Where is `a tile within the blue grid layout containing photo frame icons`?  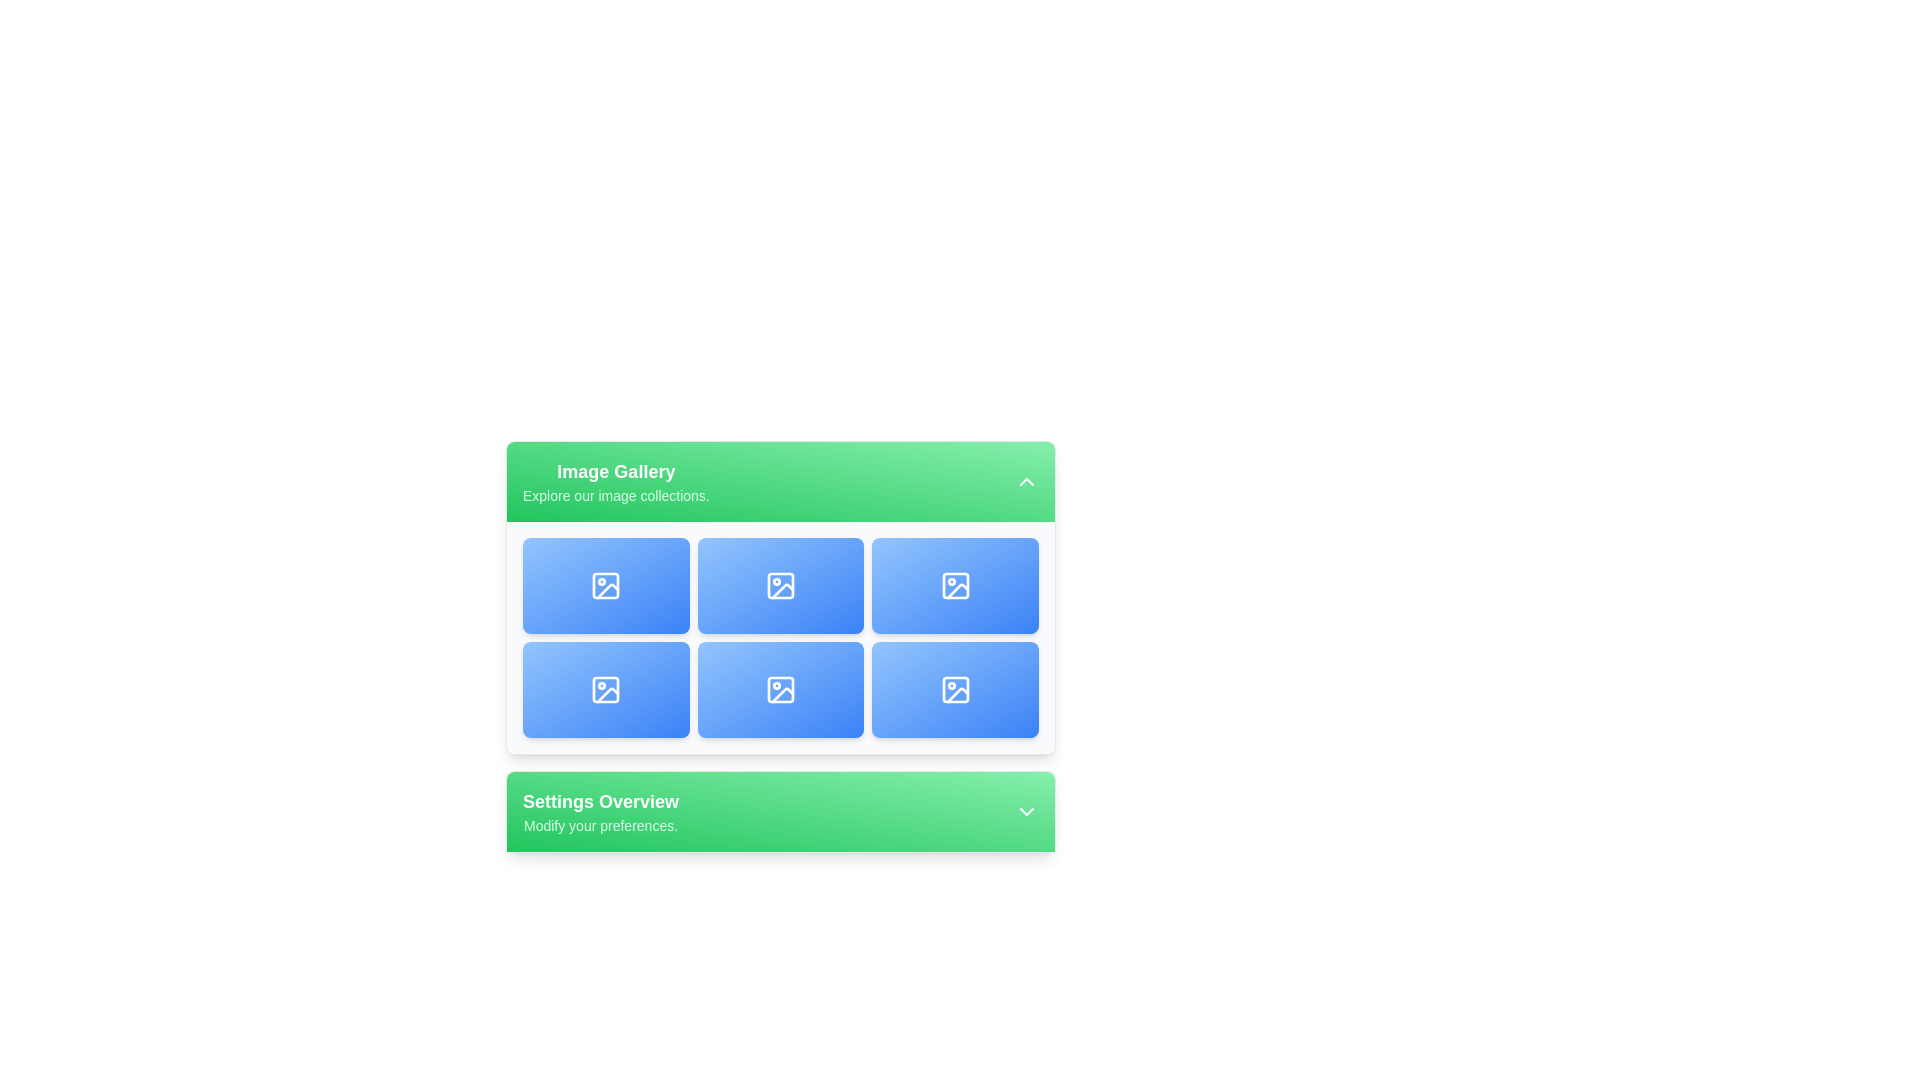
a tile within the blue grid layout containing photo frame icons is located at coordinates (780, 647).